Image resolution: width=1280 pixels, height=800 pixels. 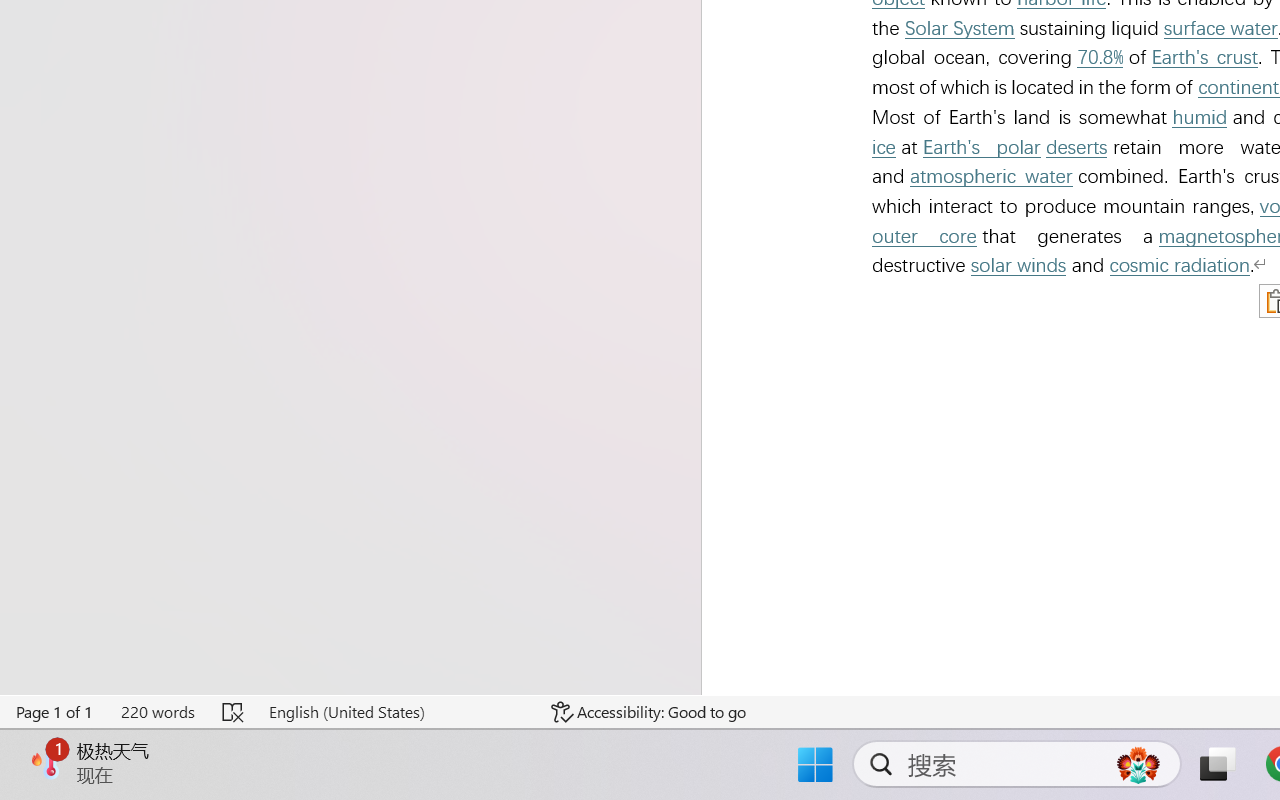 What do you see at coordinates (234, 711) in the screenshot?
I see `'Spelling and Grammar Check Errors'` at bounding box center [234, 711].